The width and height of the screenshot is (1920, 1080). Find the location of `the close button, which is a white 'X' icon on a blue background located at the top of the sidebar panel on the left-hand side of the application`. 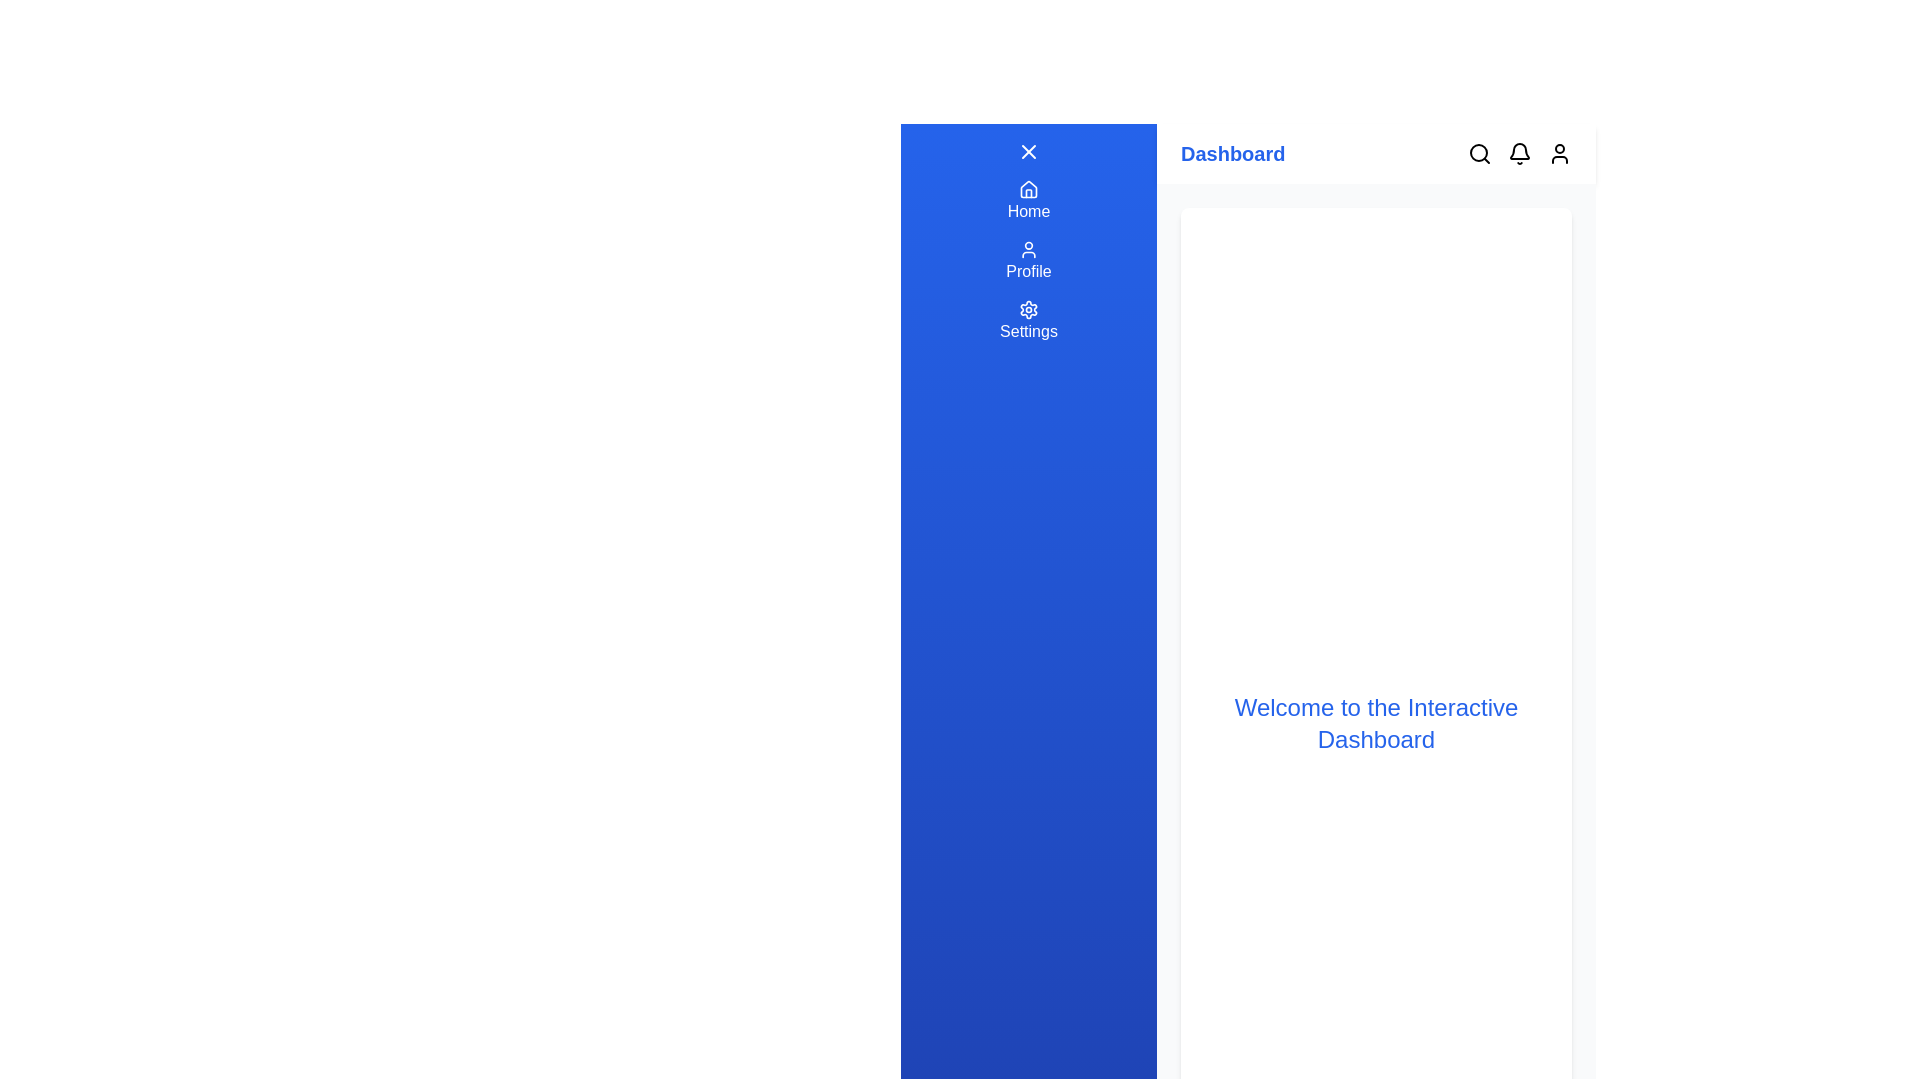

the close button, which is a white 'X' icon on a blue background located at the top of the sidebar panel on the left-hand side of the application is located at coordinates (1028, 150).